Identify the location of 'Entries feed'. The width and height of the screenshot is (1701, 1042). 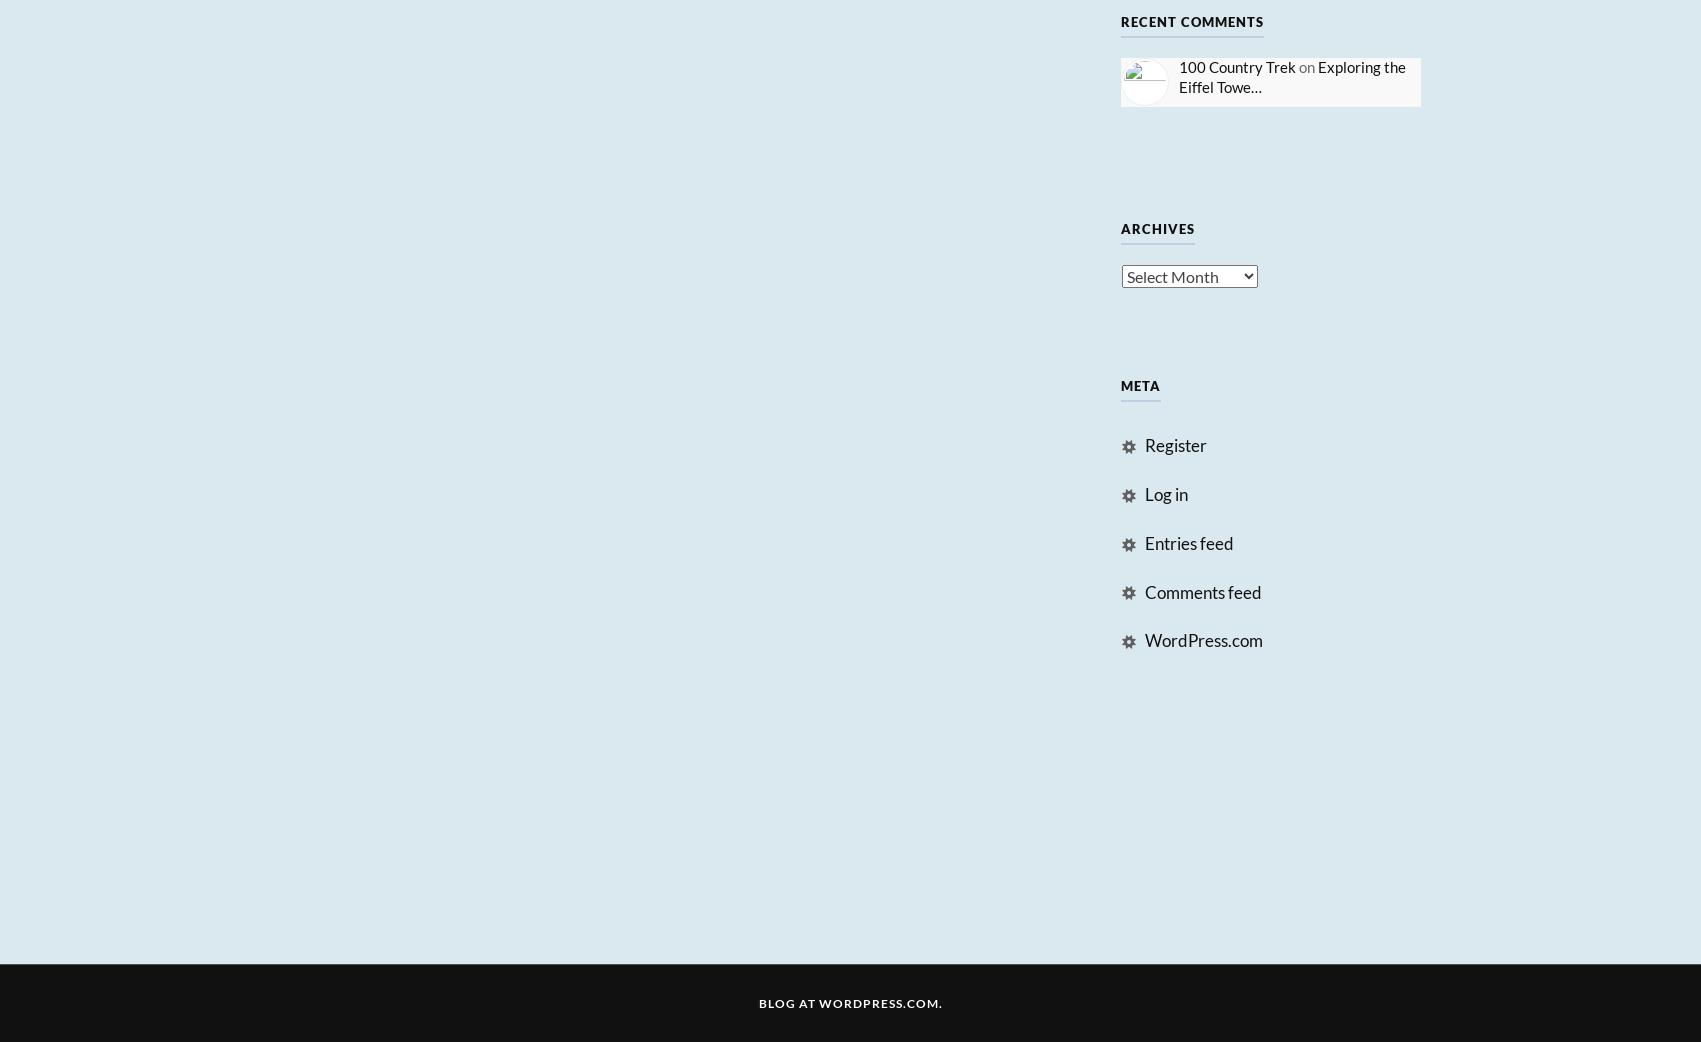
(1187, 541).